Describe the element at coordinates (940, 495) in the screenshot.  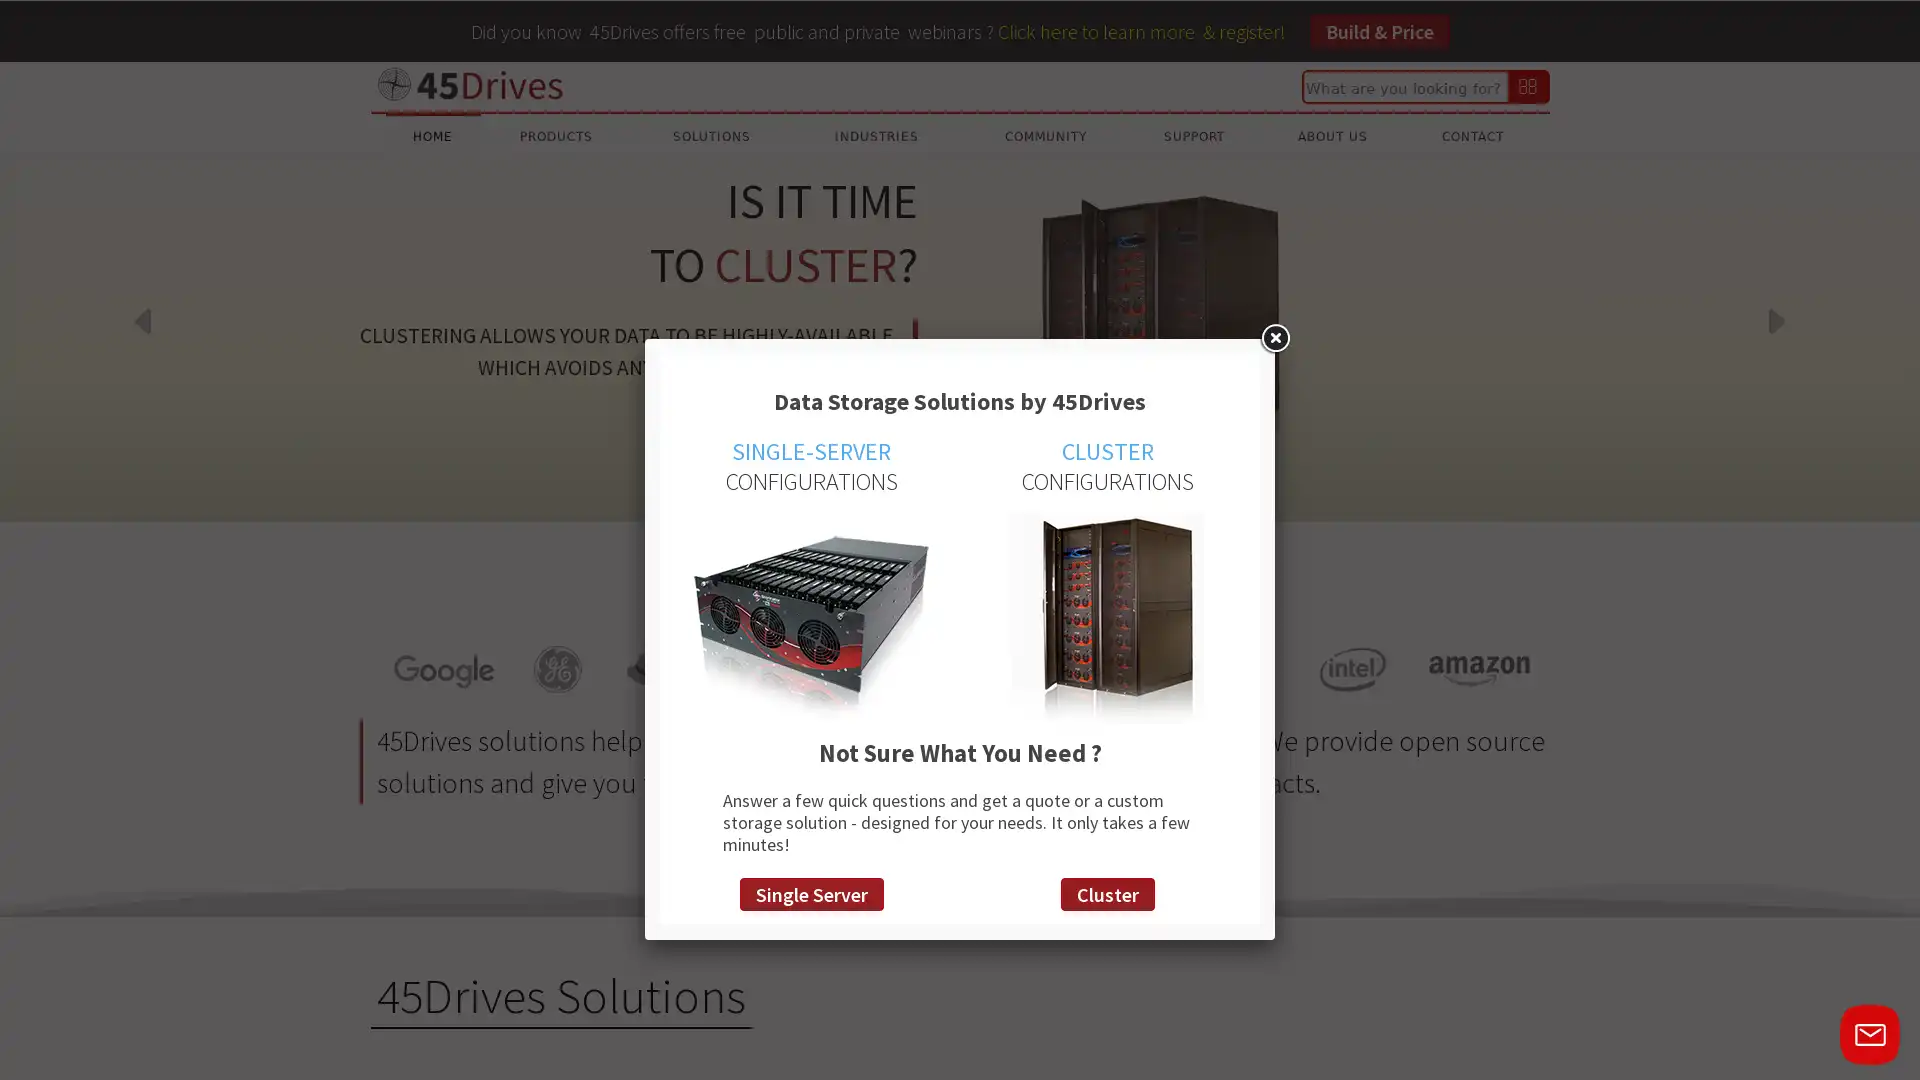
I see `FULL SOLUTION PROVIDERS` at that location.